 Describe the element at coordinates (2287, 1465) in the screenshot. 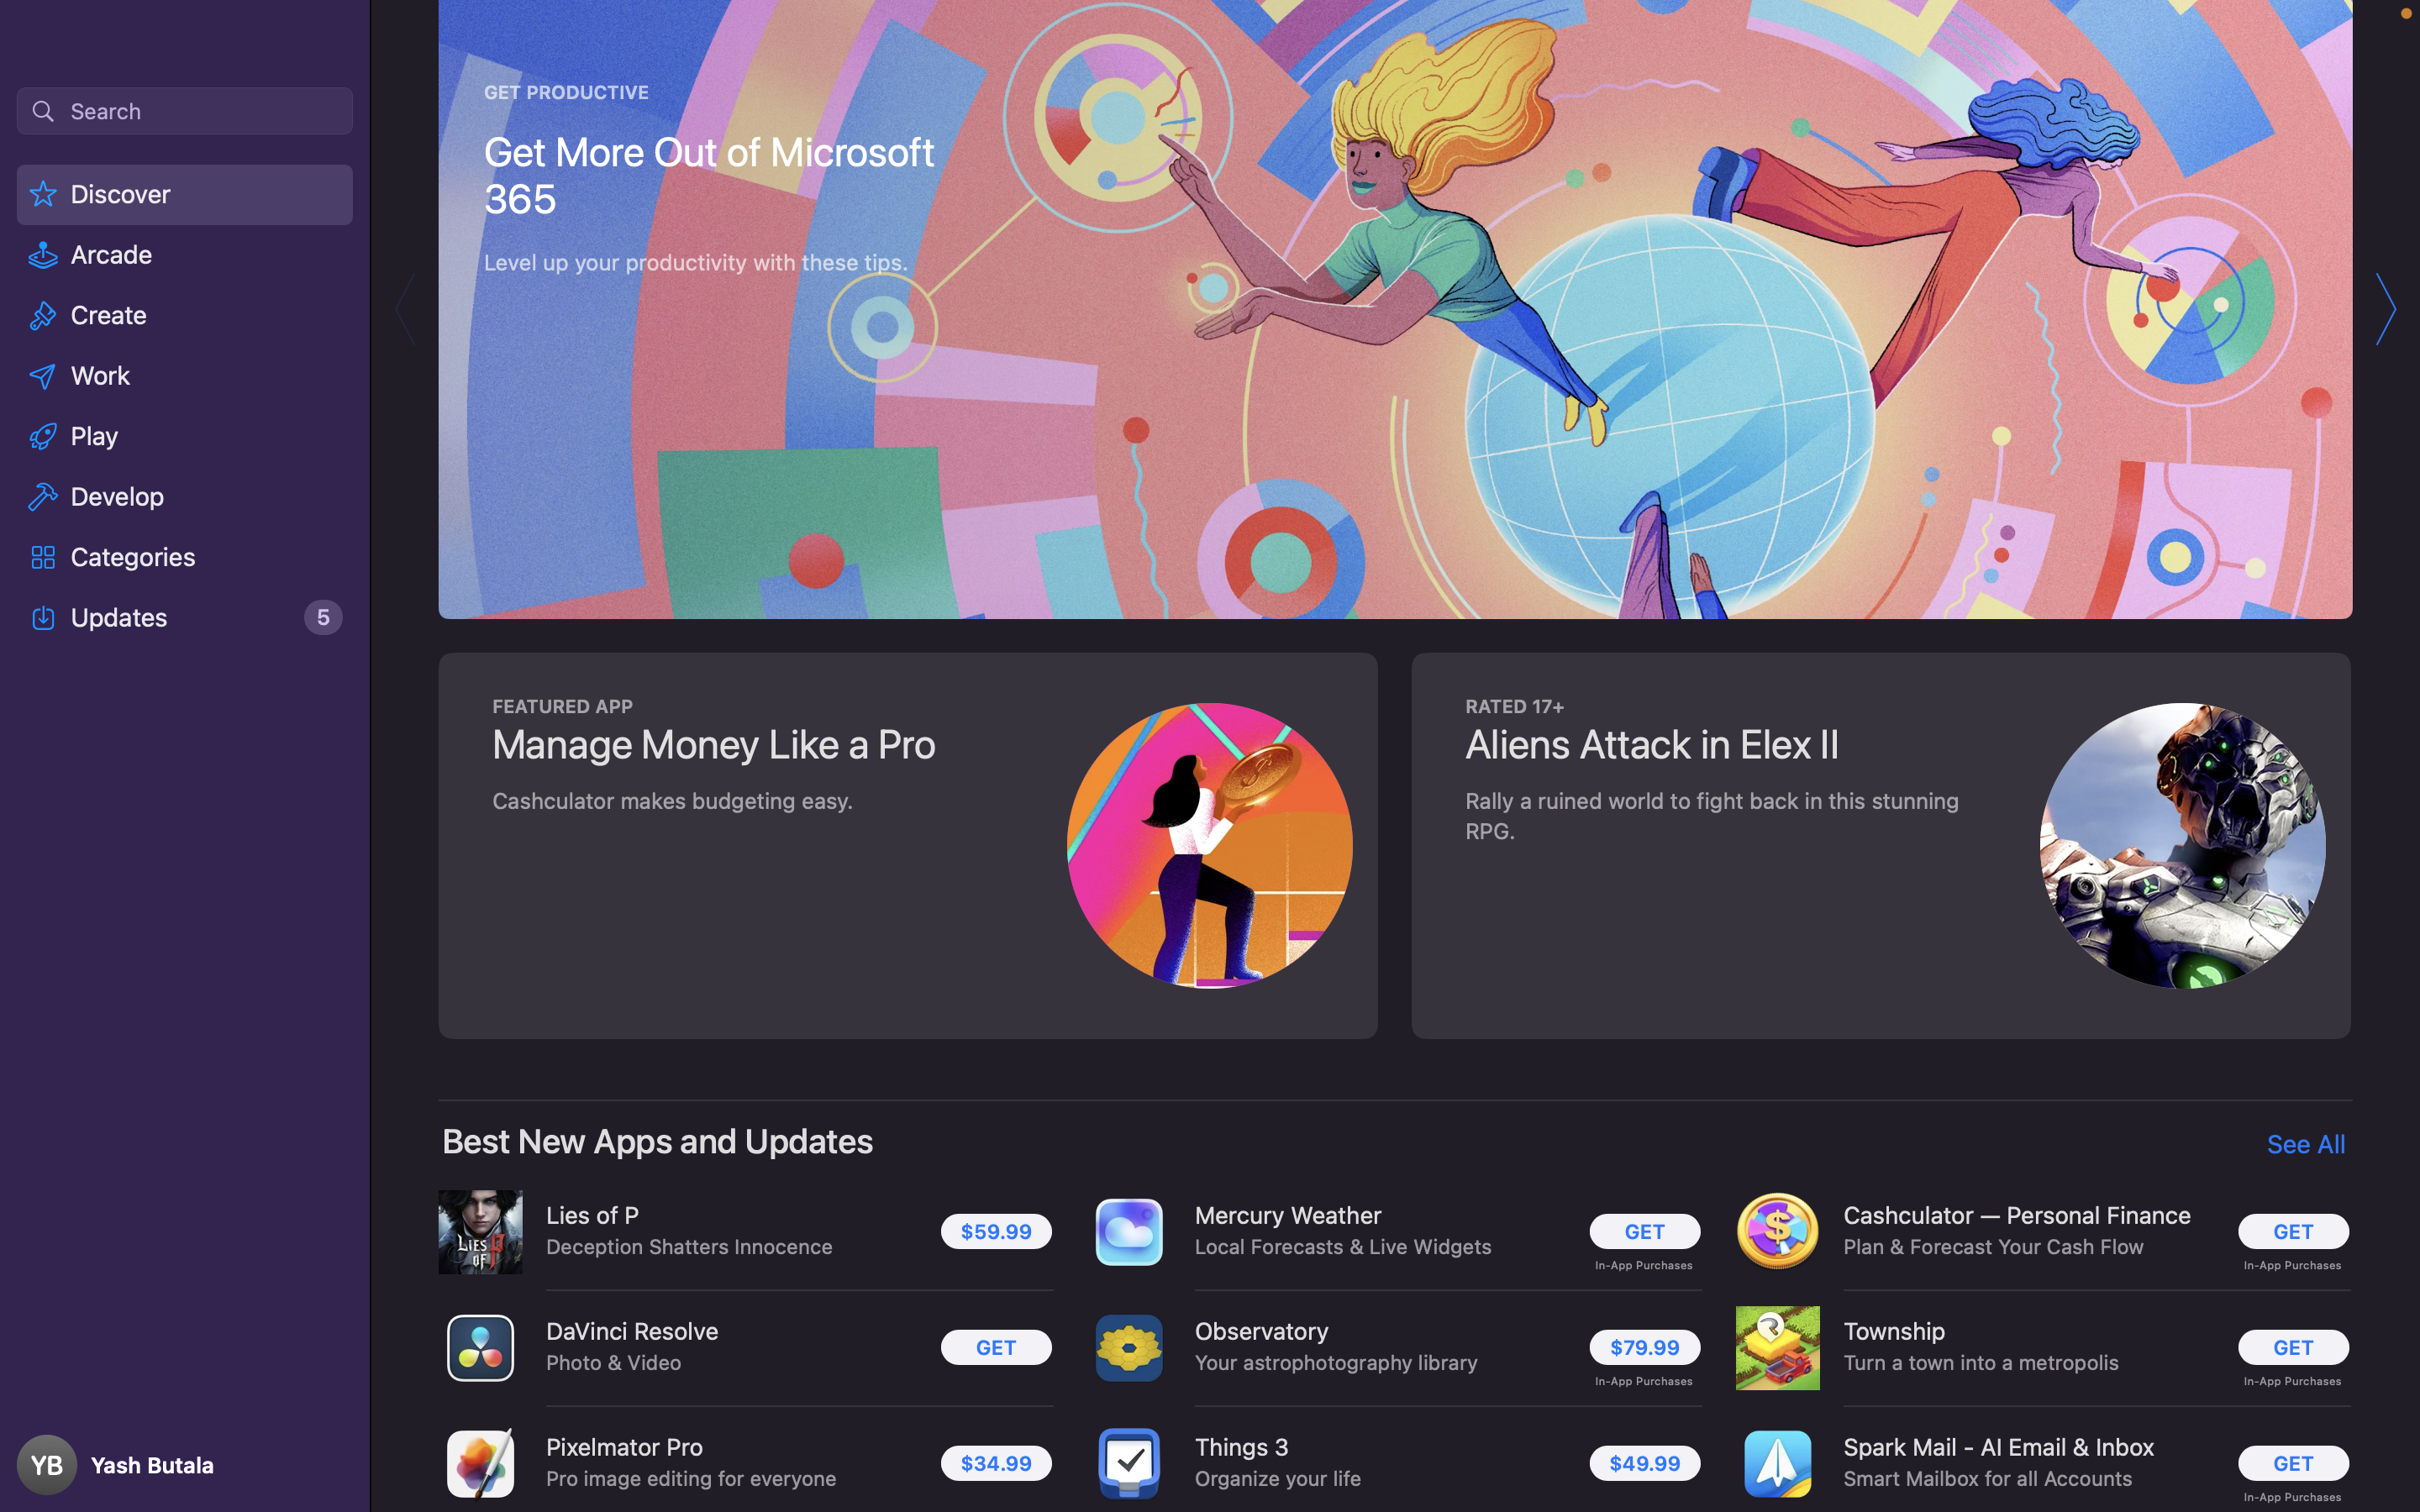

I see `Install the "Spark Mail - AI Email & Inbox" application` at that location.